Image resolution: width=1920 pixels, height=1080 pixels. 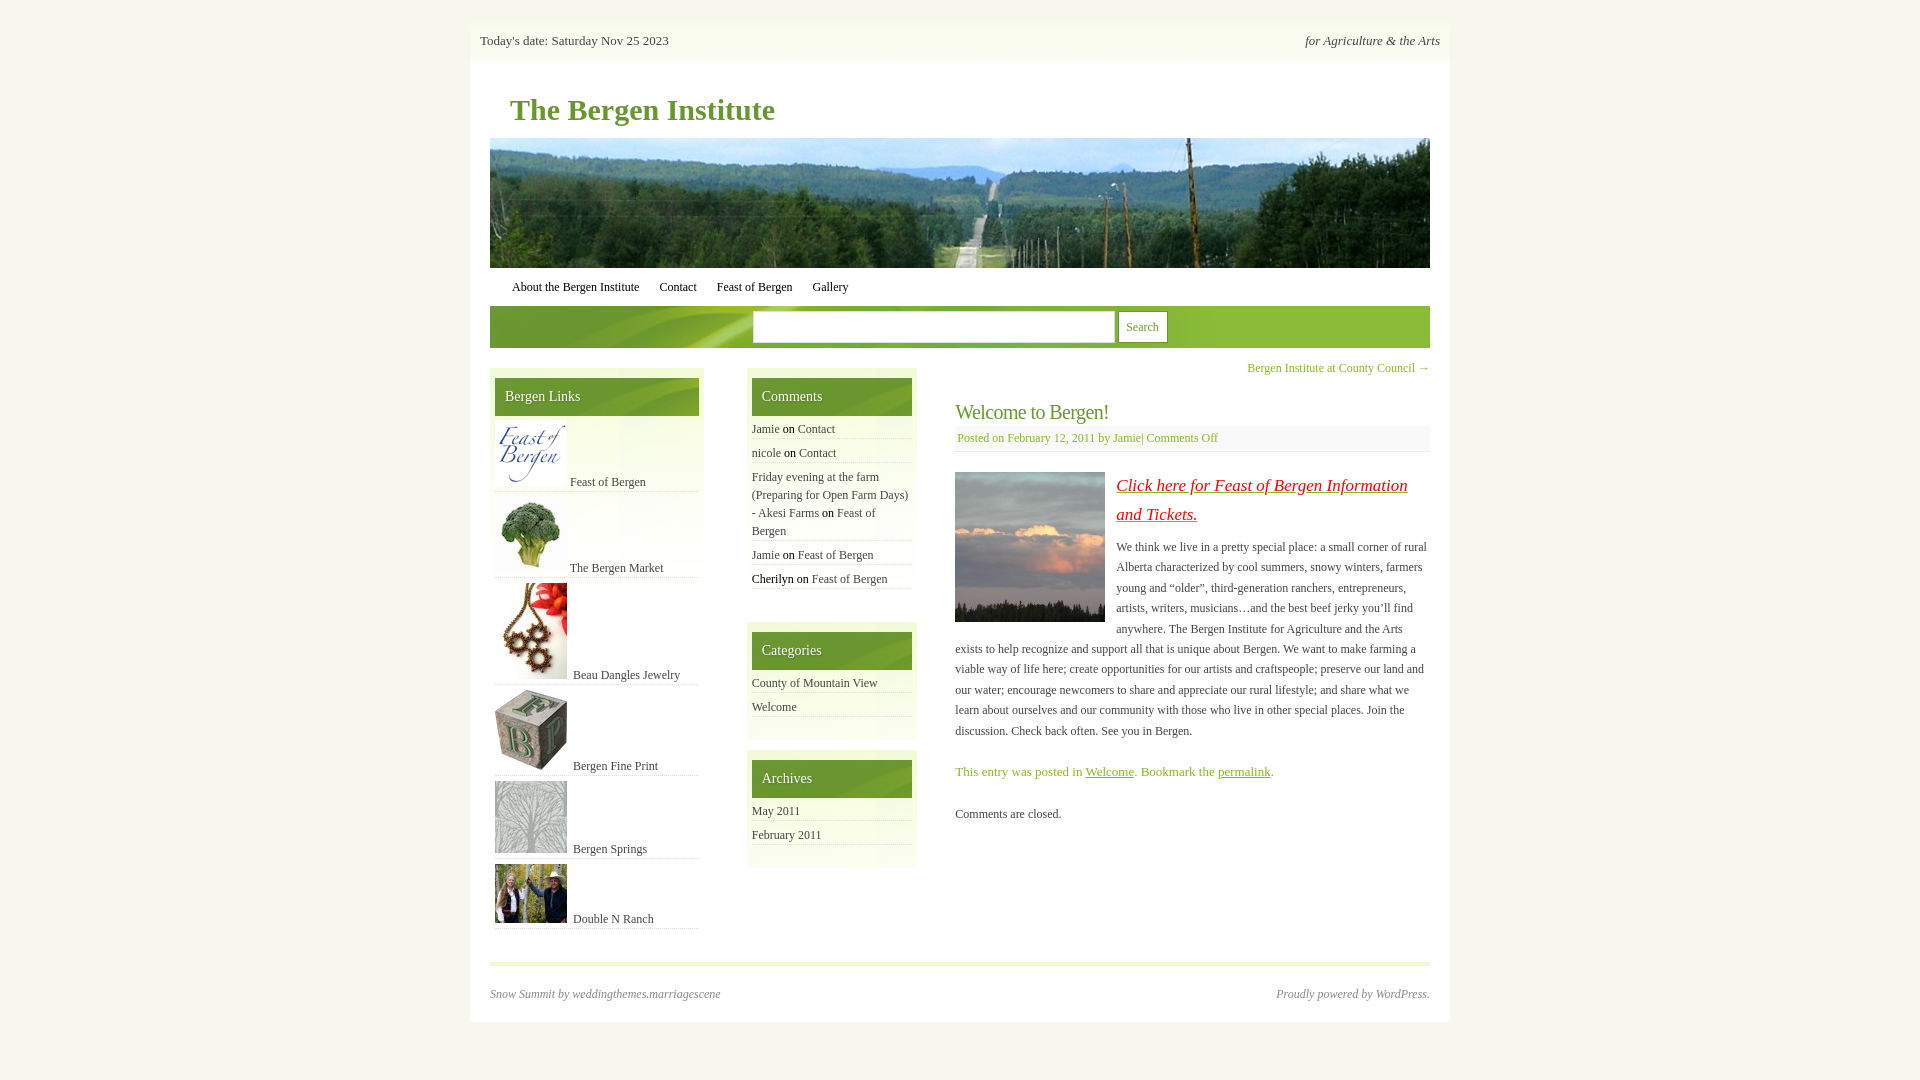 I want to click on 'weddingthemes.marriagescene', so click(x=570, y=994).